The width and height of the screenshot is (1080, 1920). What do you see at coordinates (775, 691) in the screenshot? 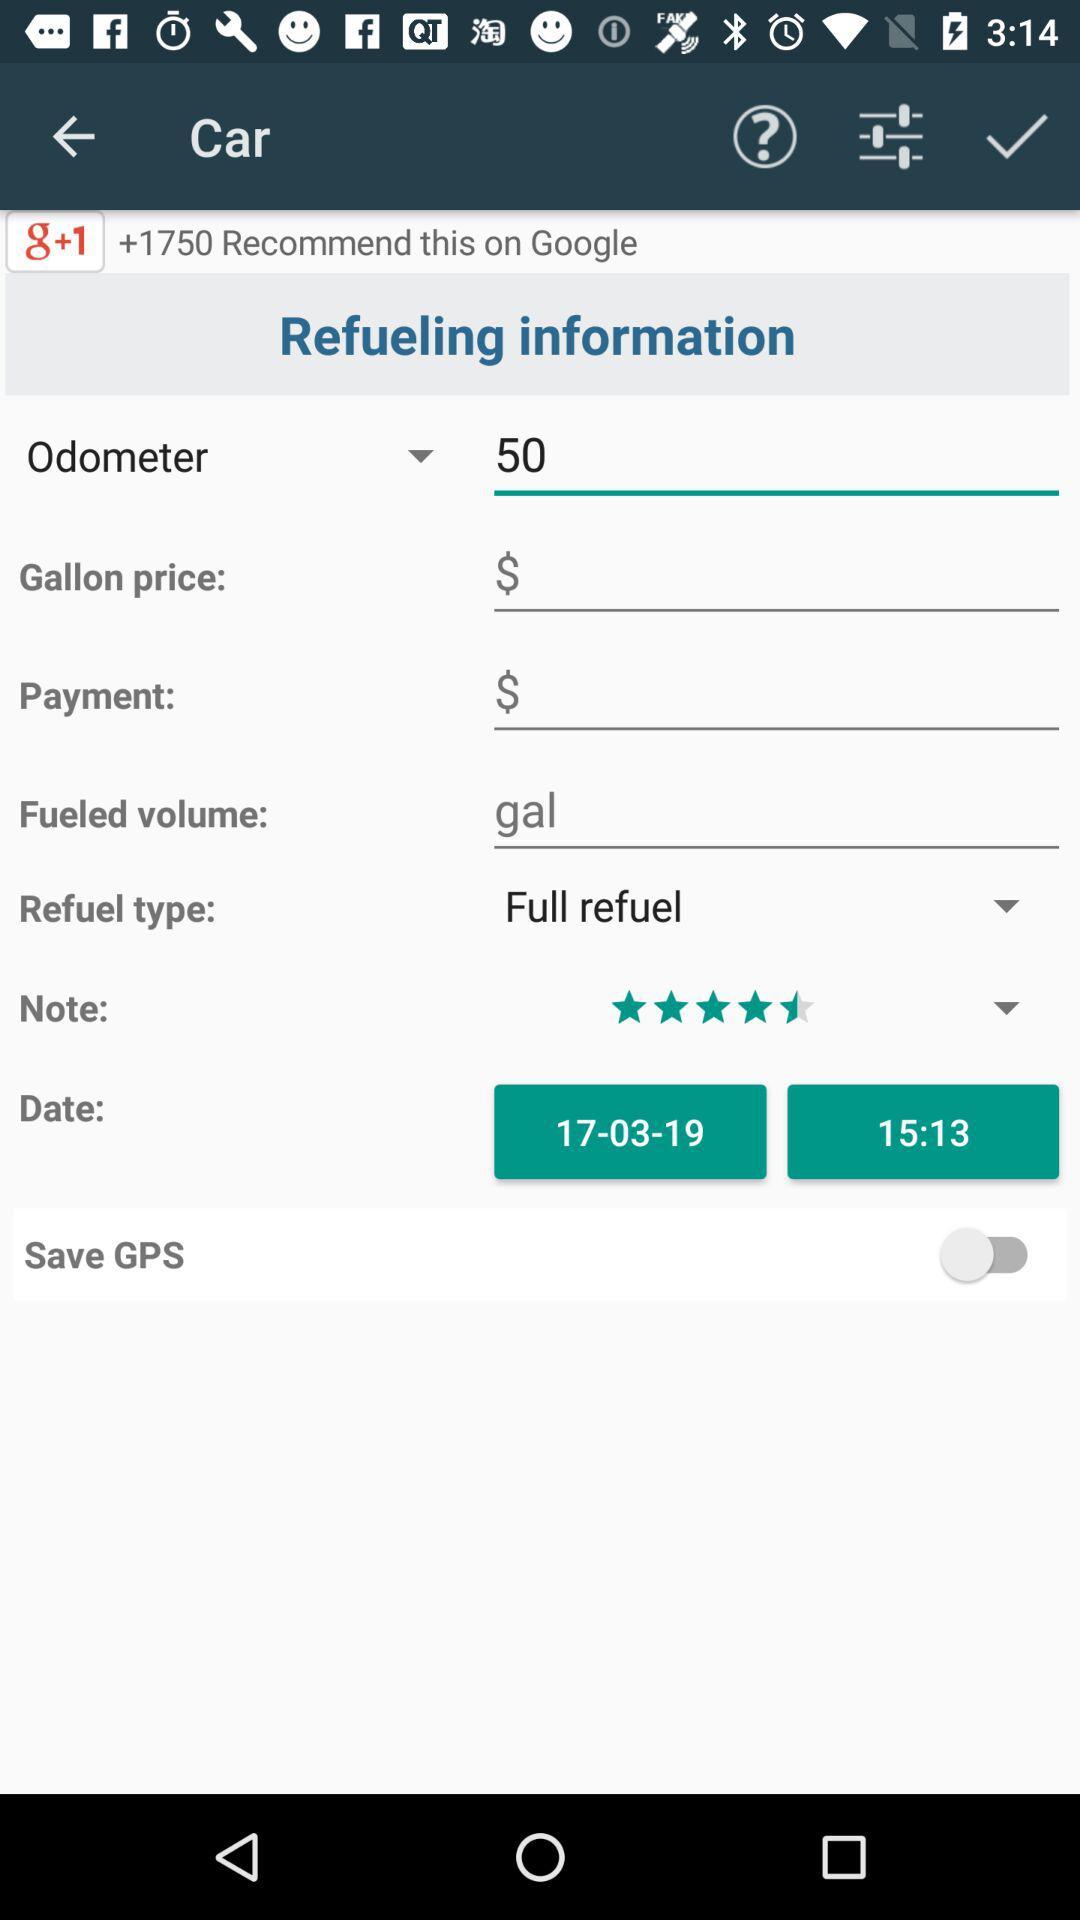
I see `answer` at bounding box center [775, 691].